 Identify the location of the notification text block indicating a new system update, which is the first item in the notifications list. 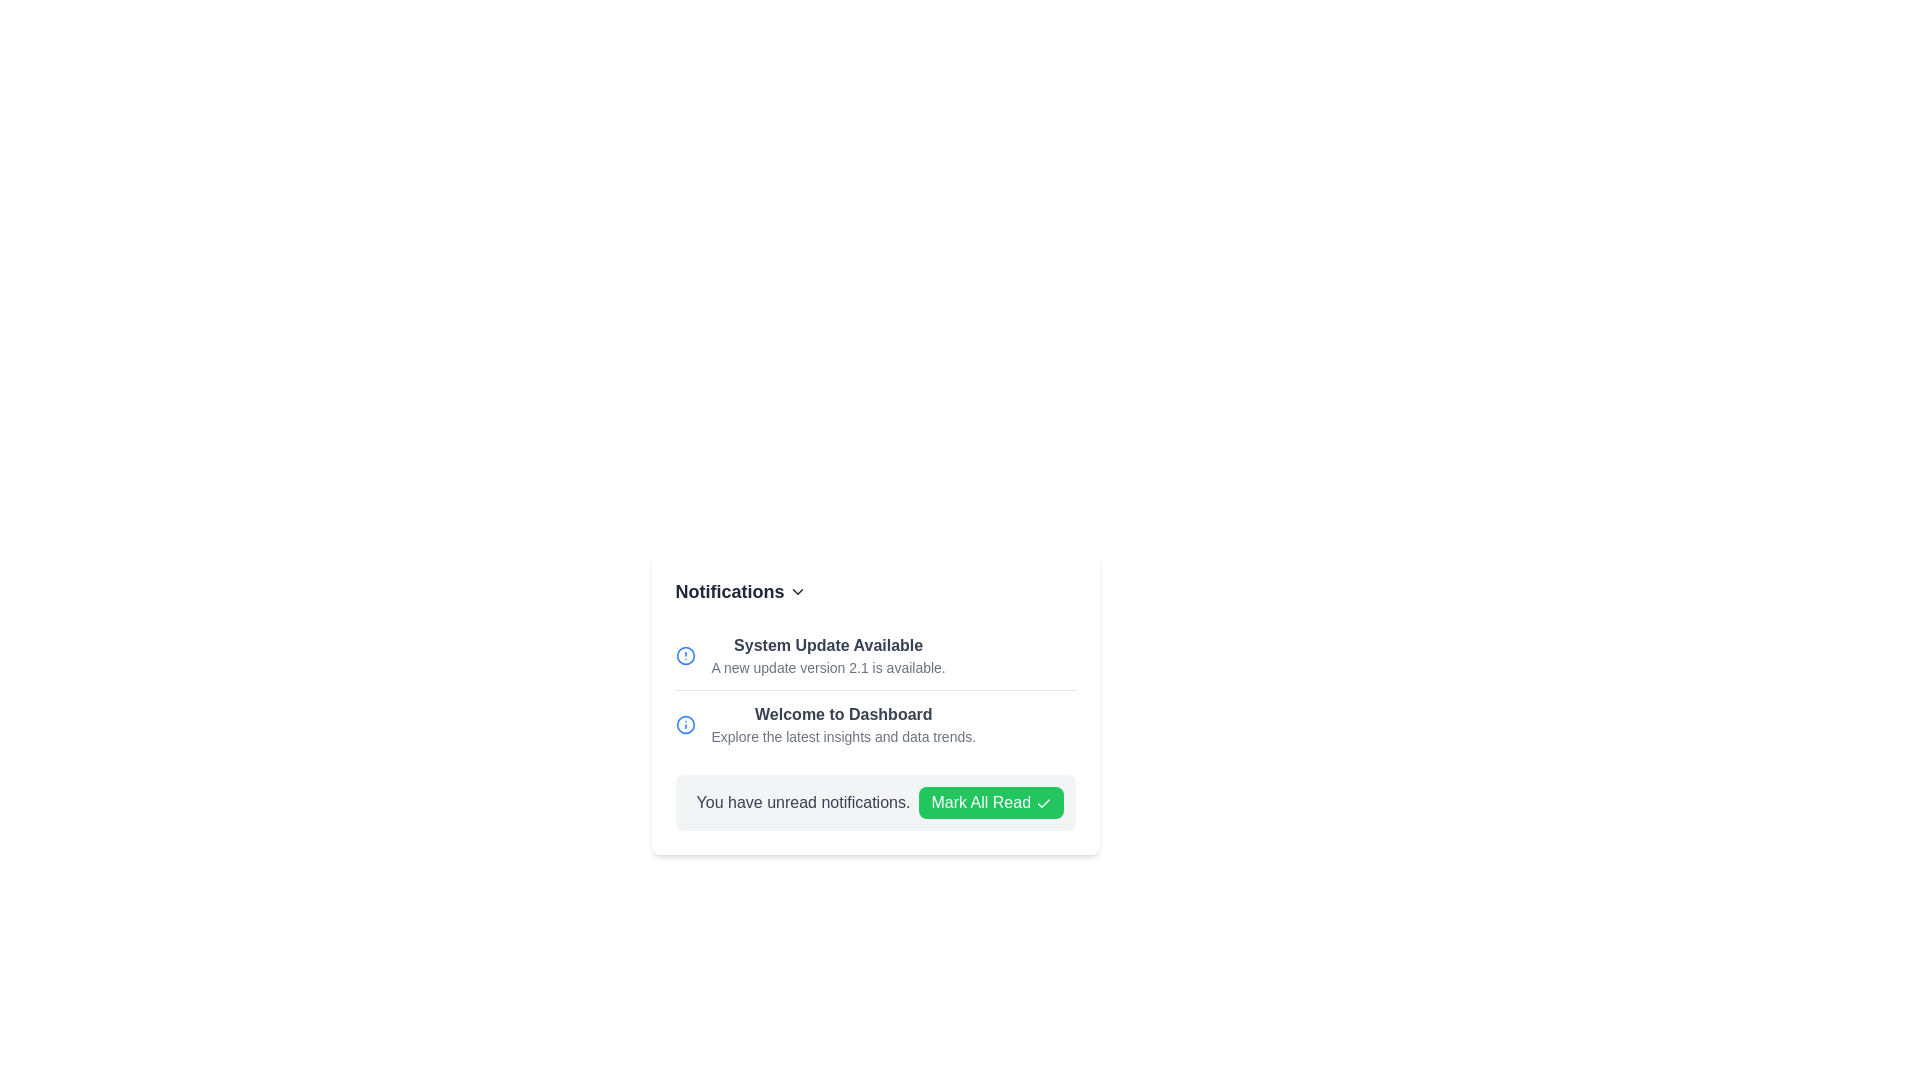
(875, 655).